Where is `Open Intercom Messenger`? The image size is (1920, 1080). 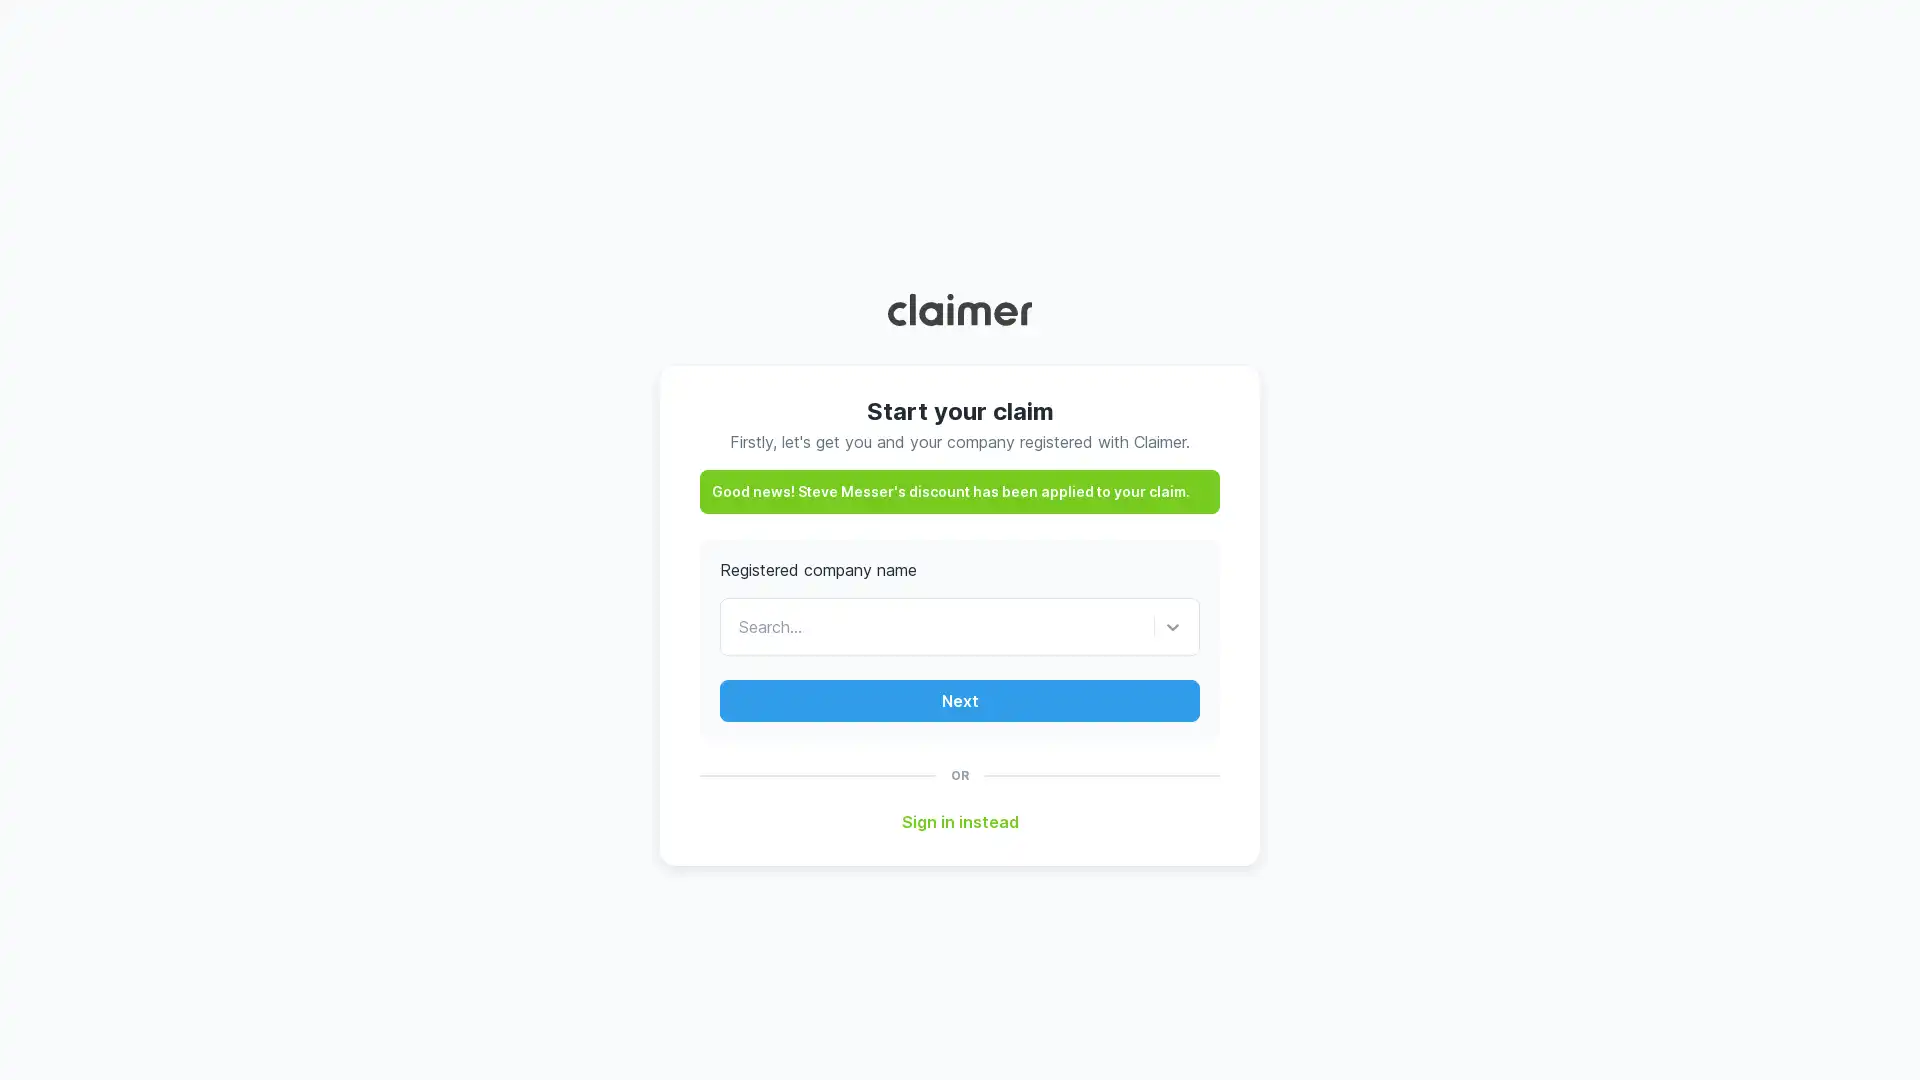 Open Intercom Messenger is located at coordinates (1869, 1029).